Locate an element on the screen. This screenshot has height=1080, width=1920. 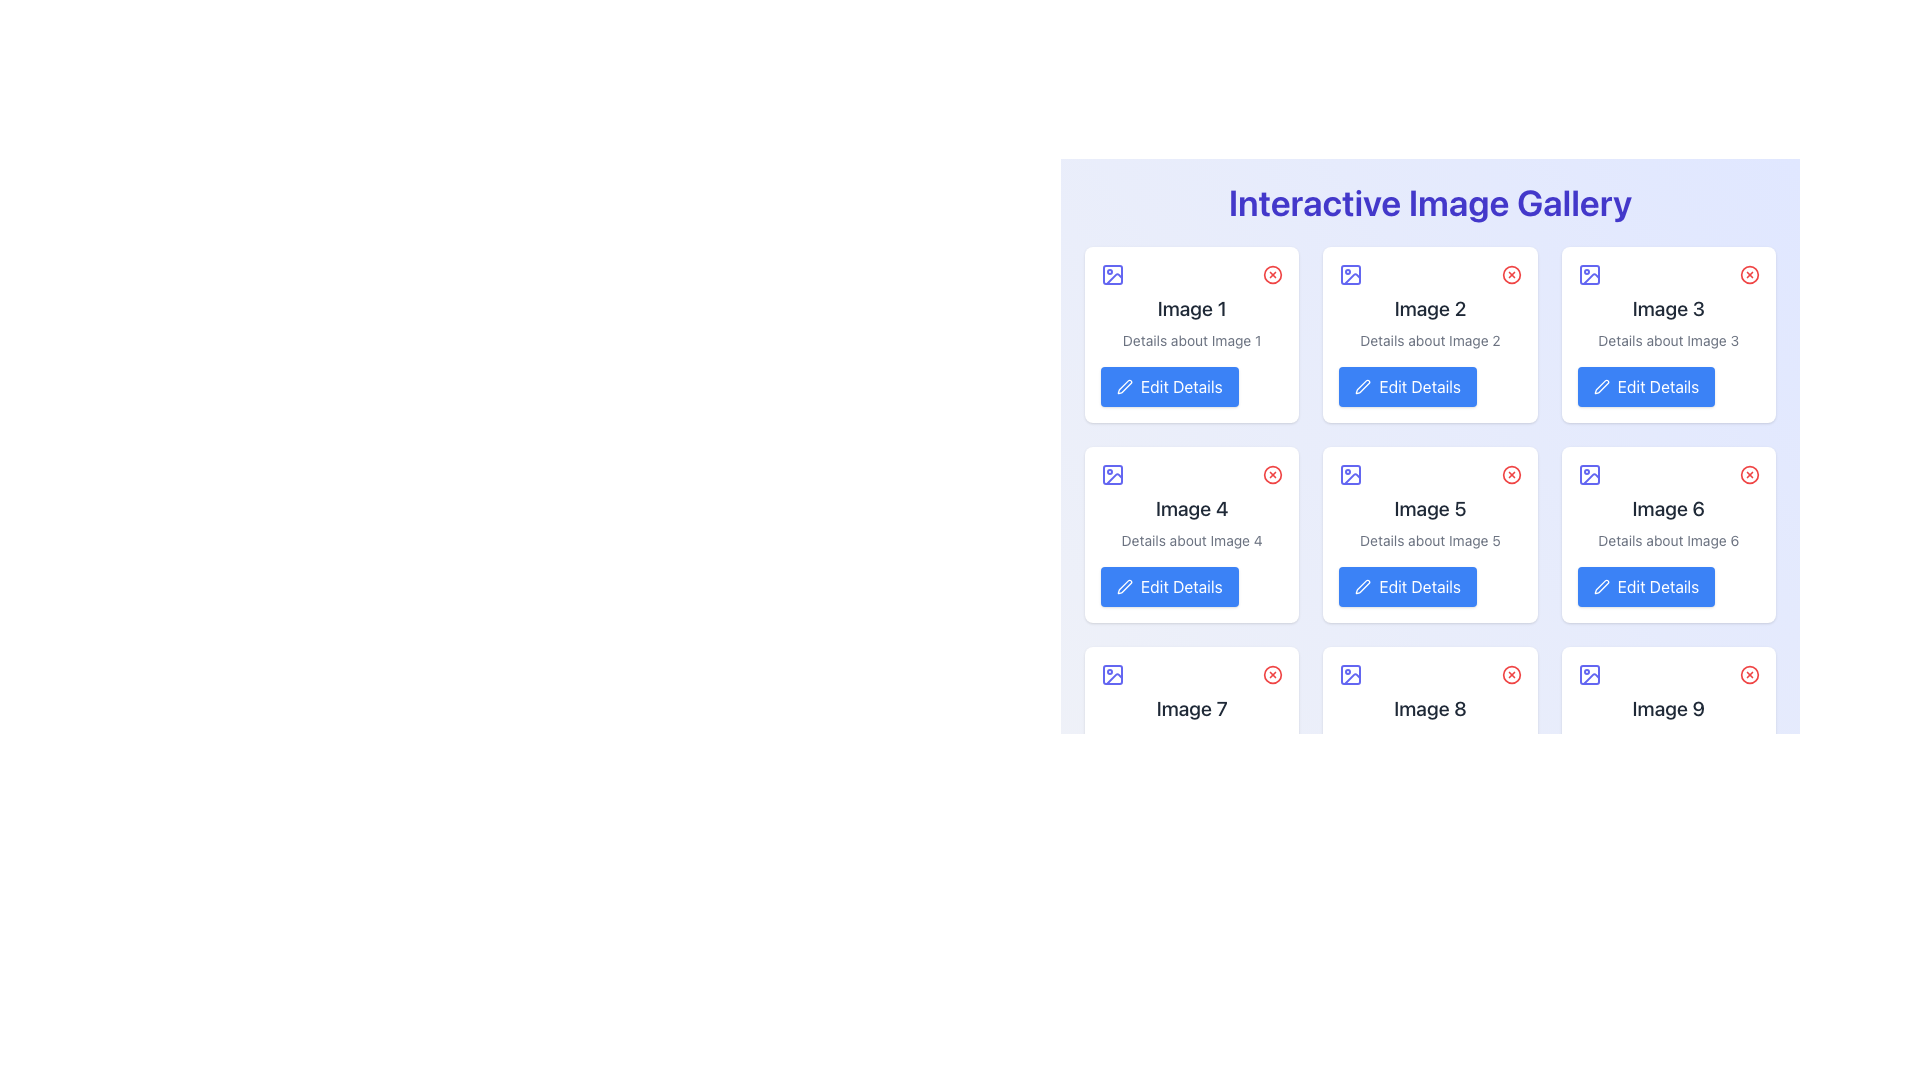
the small circular icon with a red border and a red 'X' symbol in the top-right corner of 'Image 4' is located at coordinates (1272, 474).